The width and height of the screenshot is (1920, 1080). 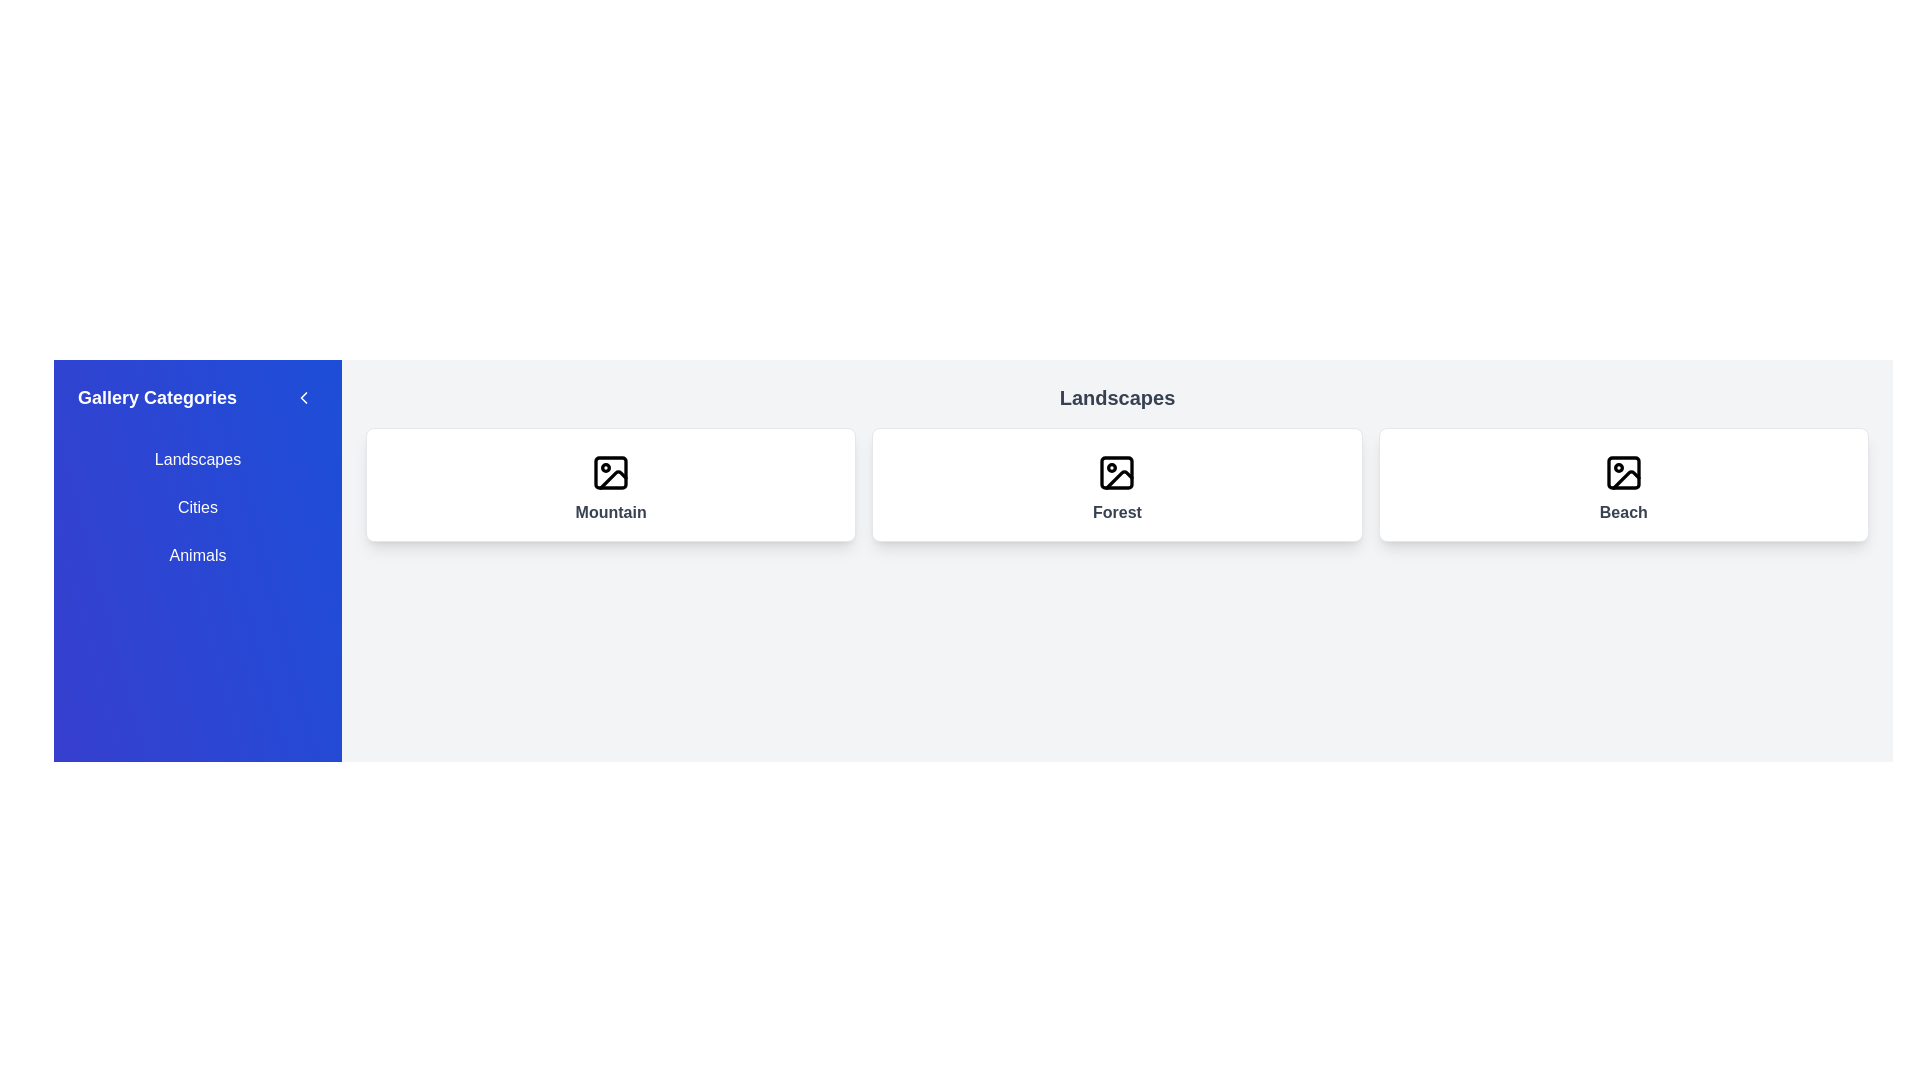 What do you see at coordinates (302, 397) in the screenshot?
I see `the navigation button located to the right of 'Gallery Categories'` at bounding box center [302, 397].